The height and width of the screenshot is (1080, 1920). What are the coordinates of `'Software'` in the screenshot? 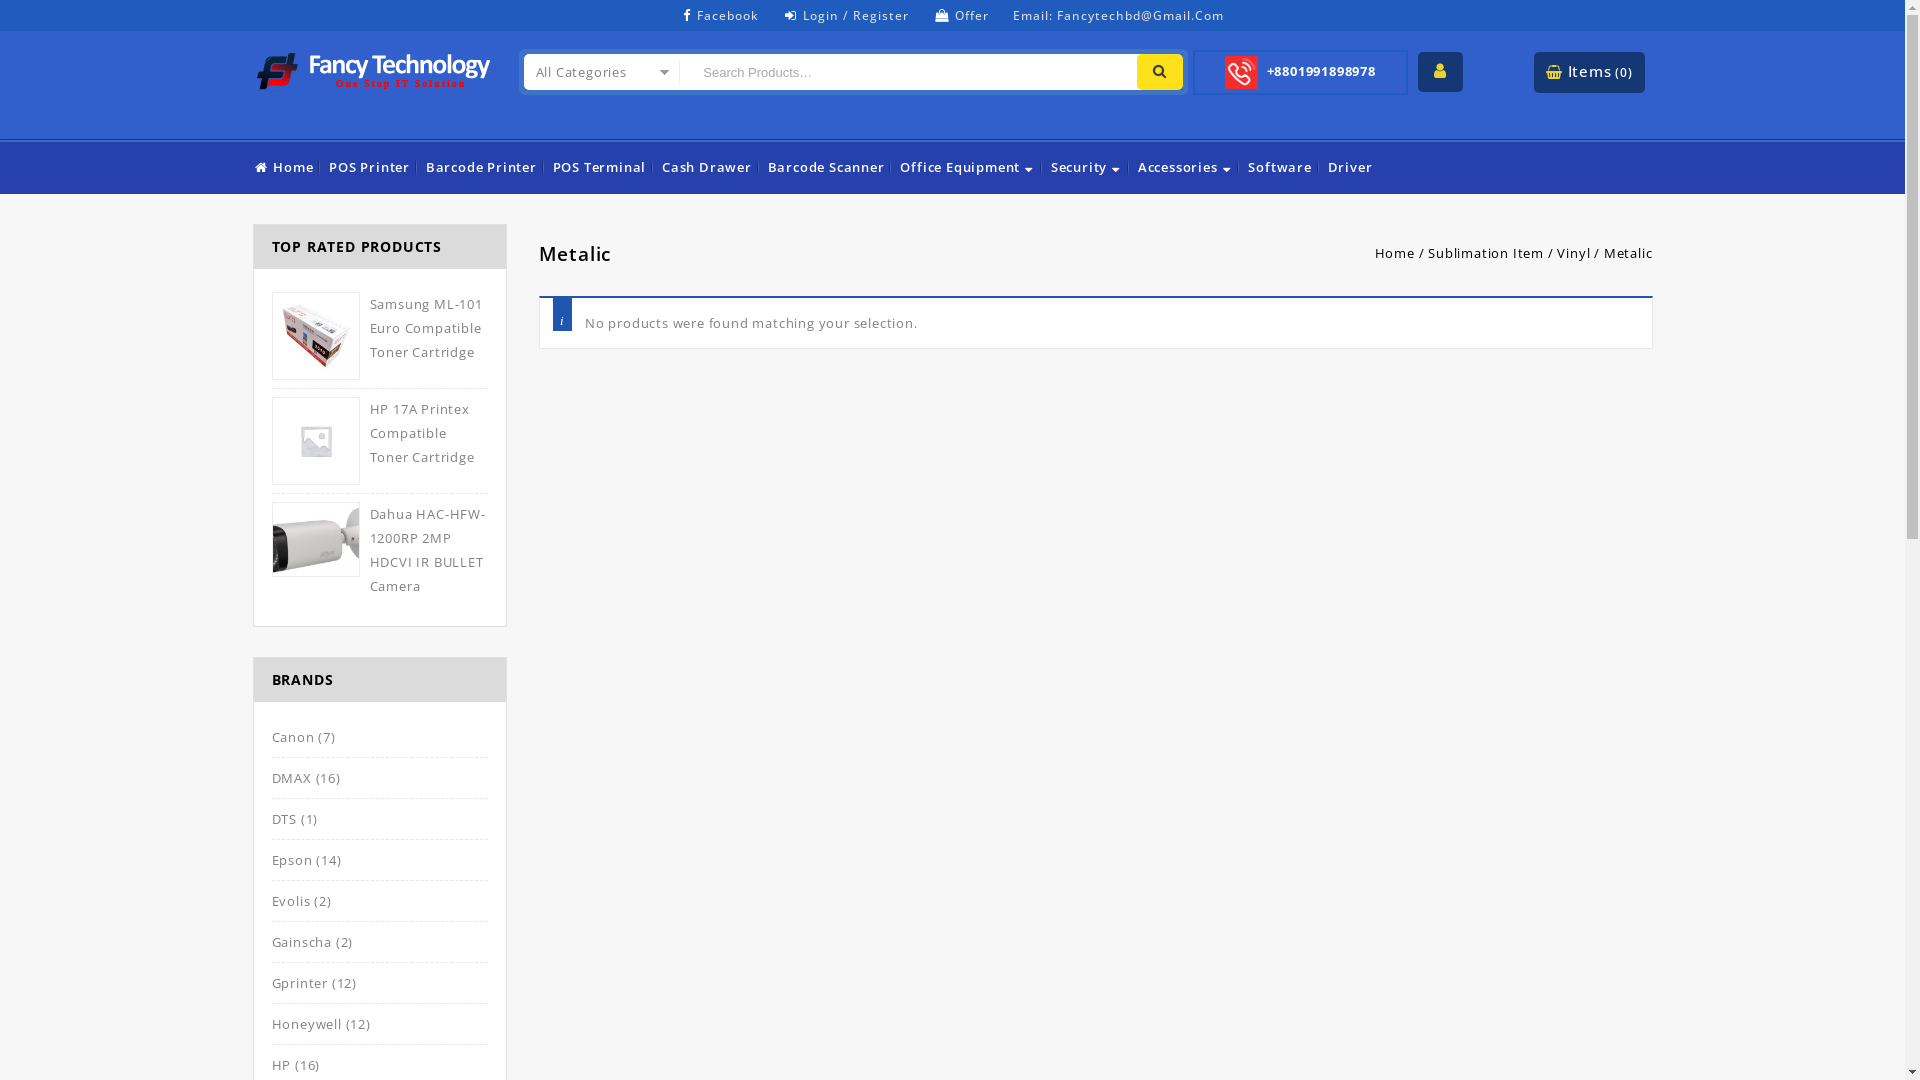 It's located at (1246, 165).